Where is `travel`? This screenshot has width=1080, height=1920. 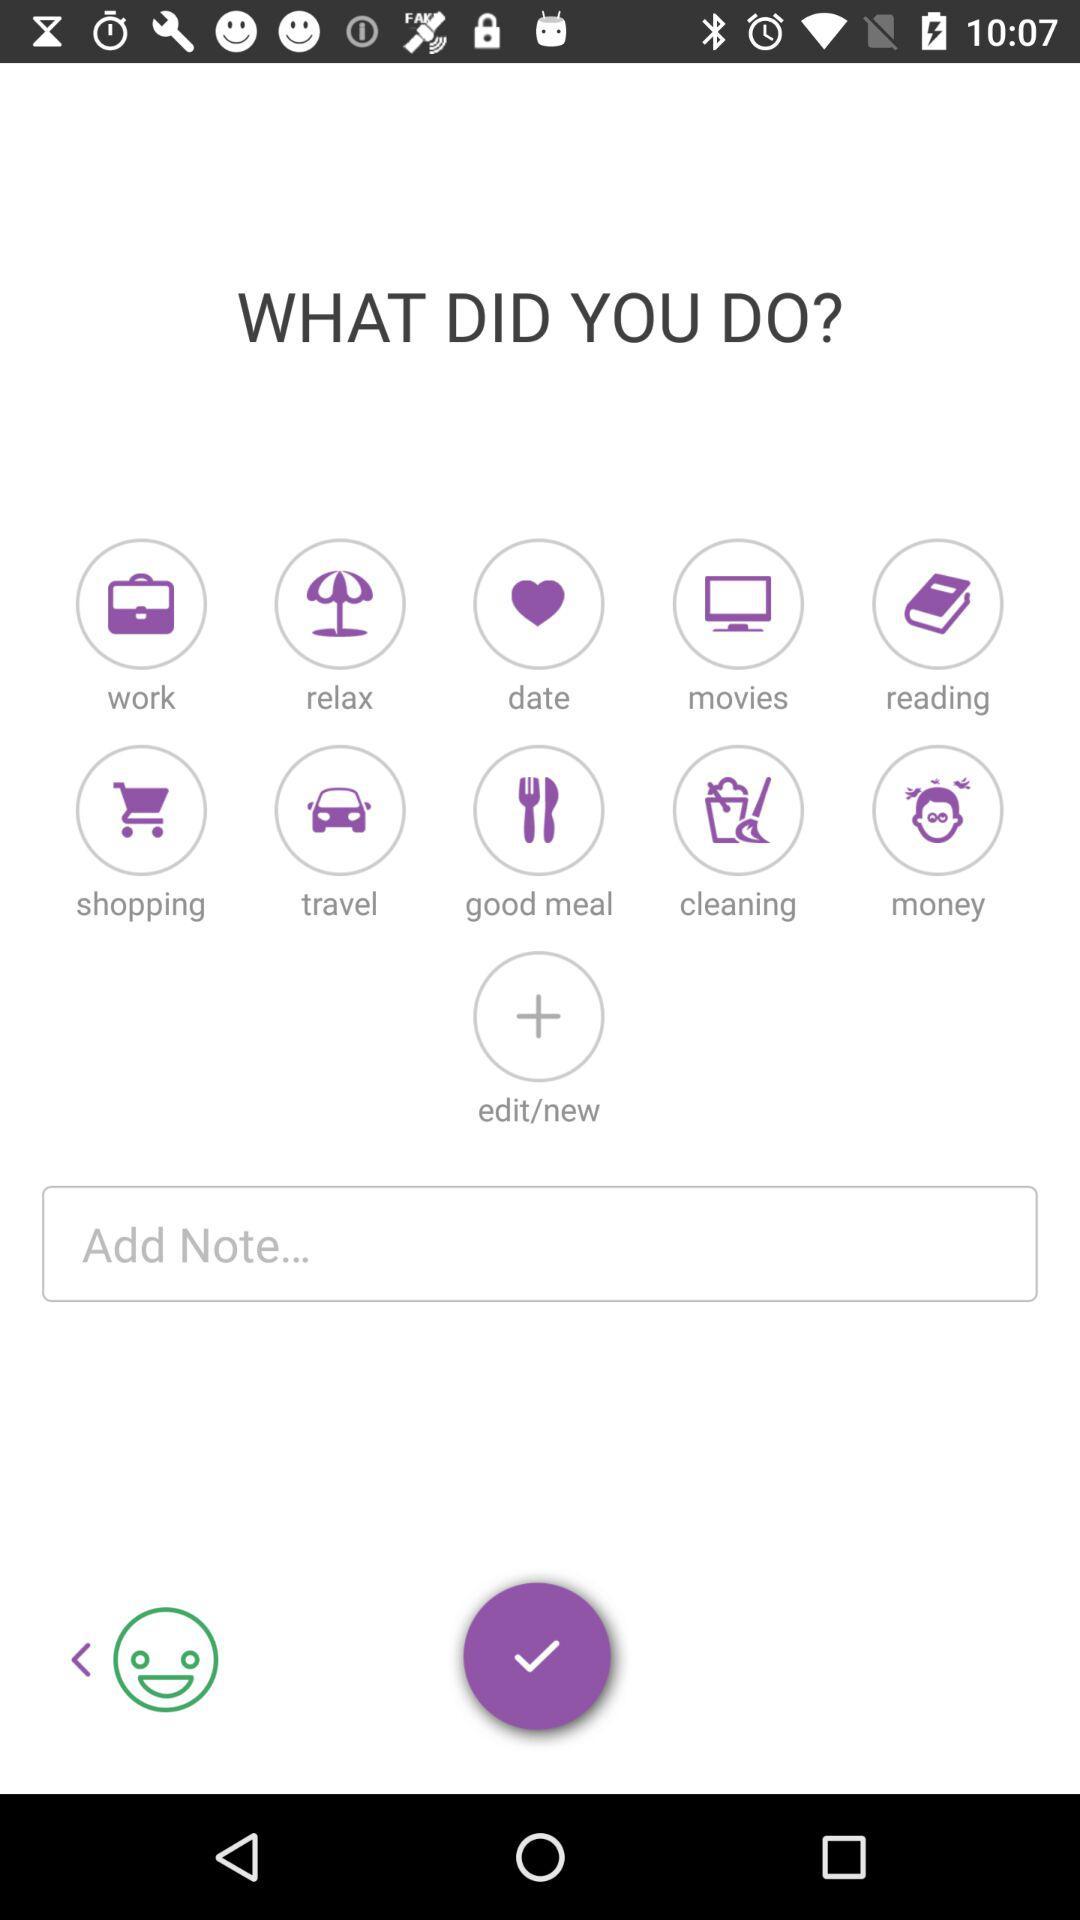 travel is located at coordinates (339, 810).